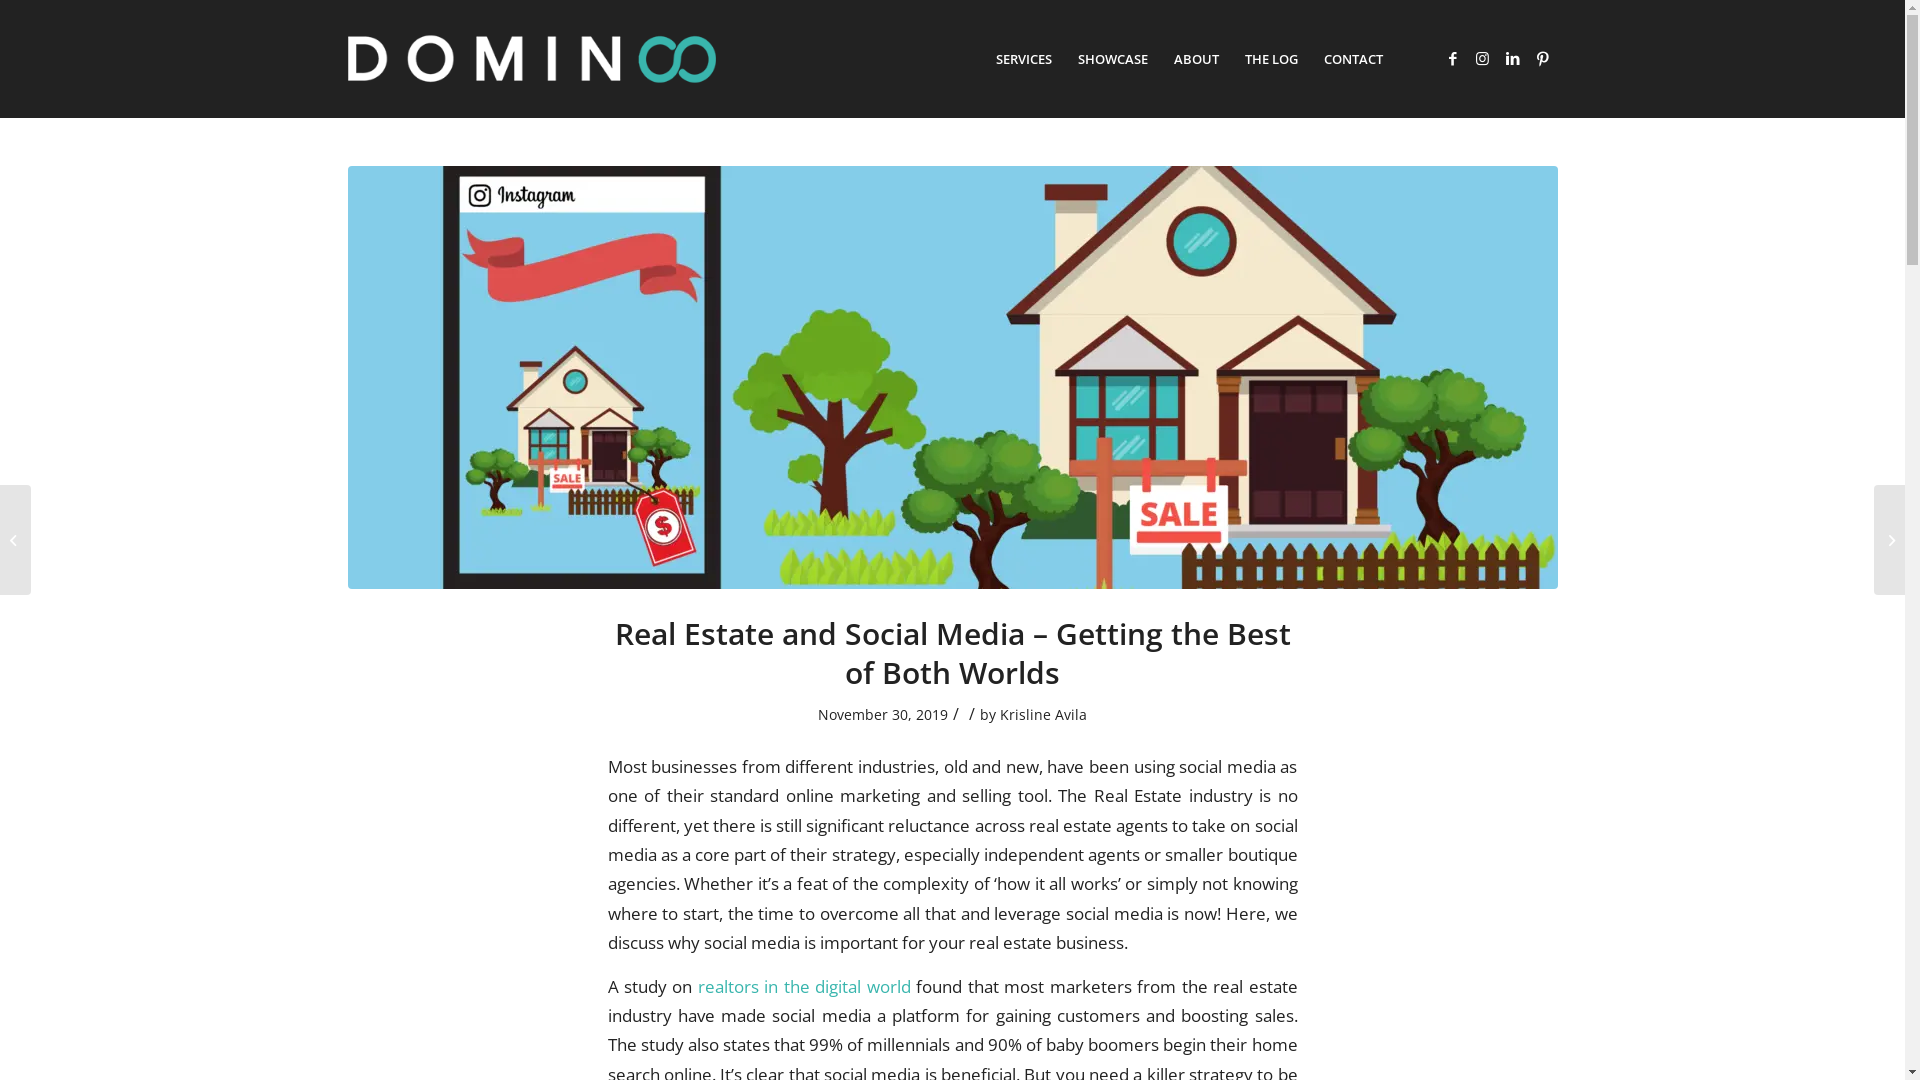 This screenshot has width=1920, height=1080. I want to click on 'Krisline Avila', so click(999, 713).